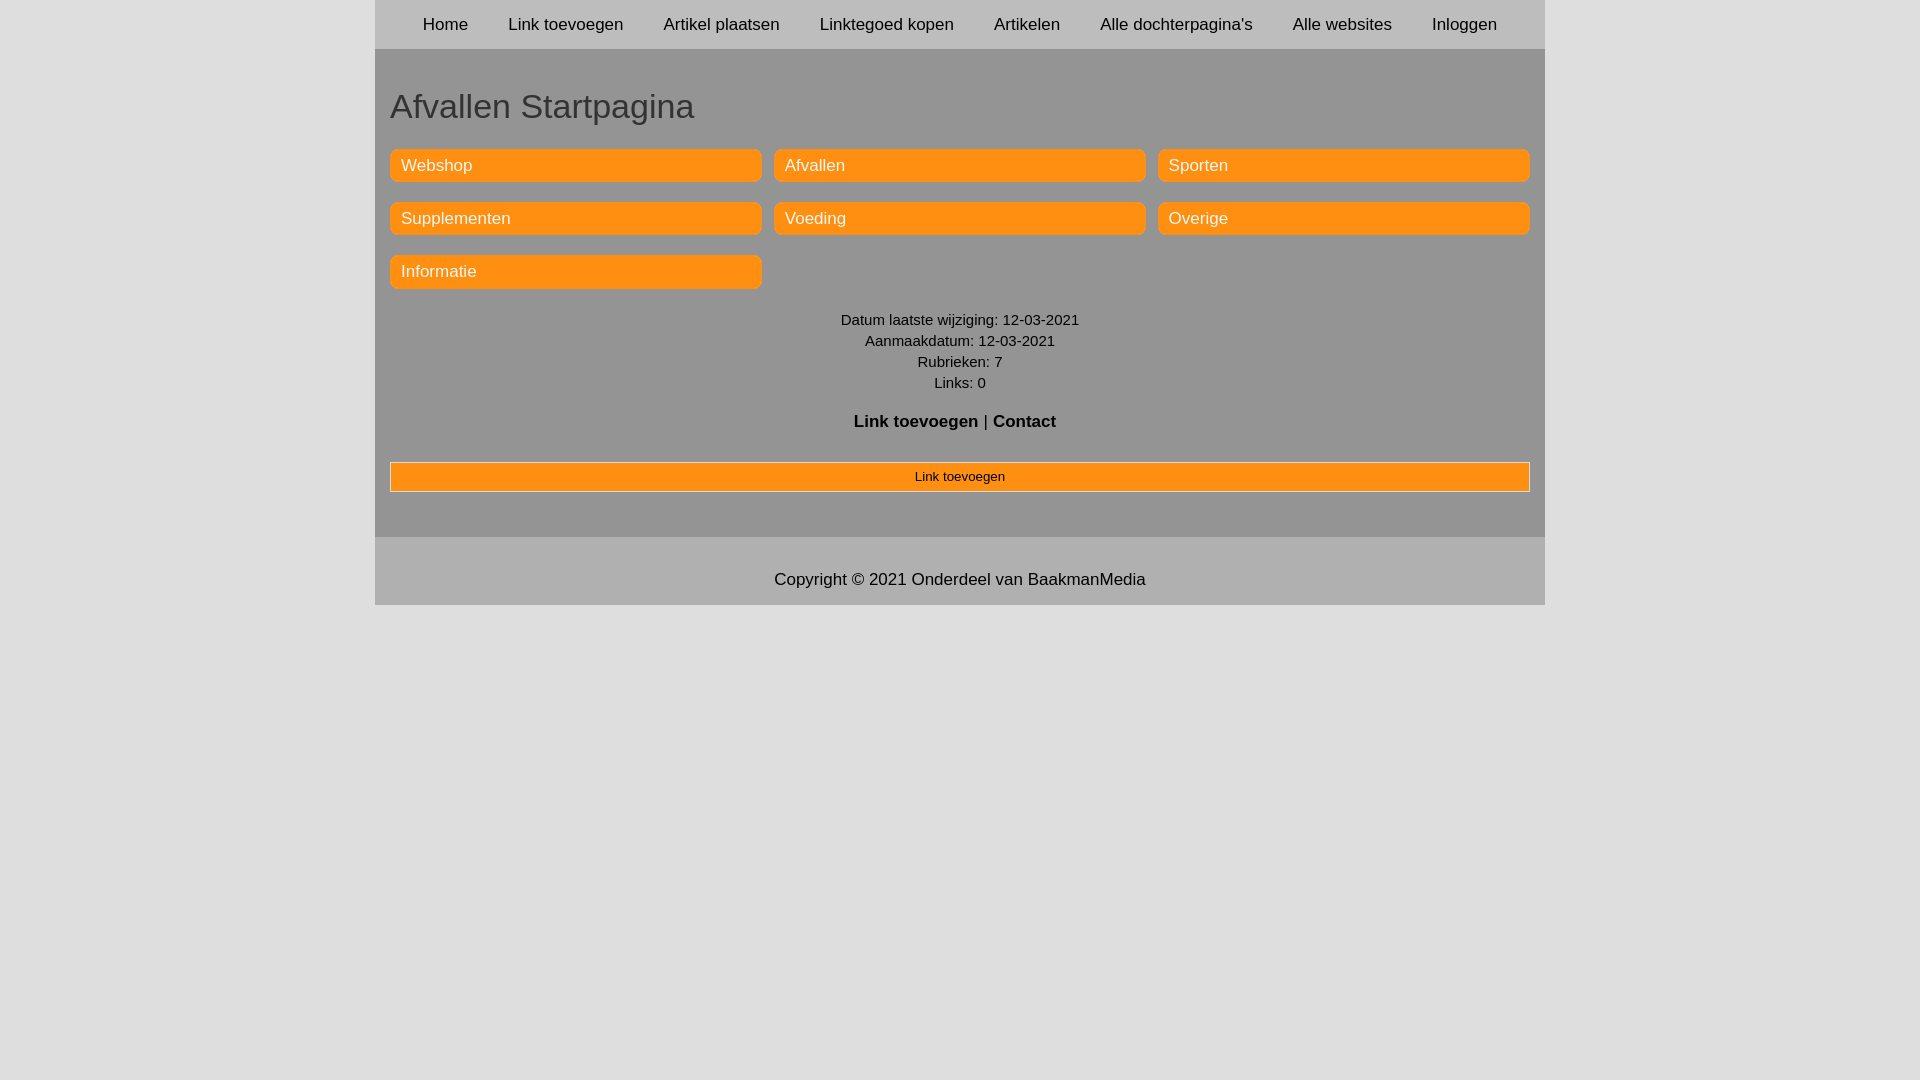 The width and height of the screenshot is (1920, 1080). I want to click on 'Contact', so click(993, 420).